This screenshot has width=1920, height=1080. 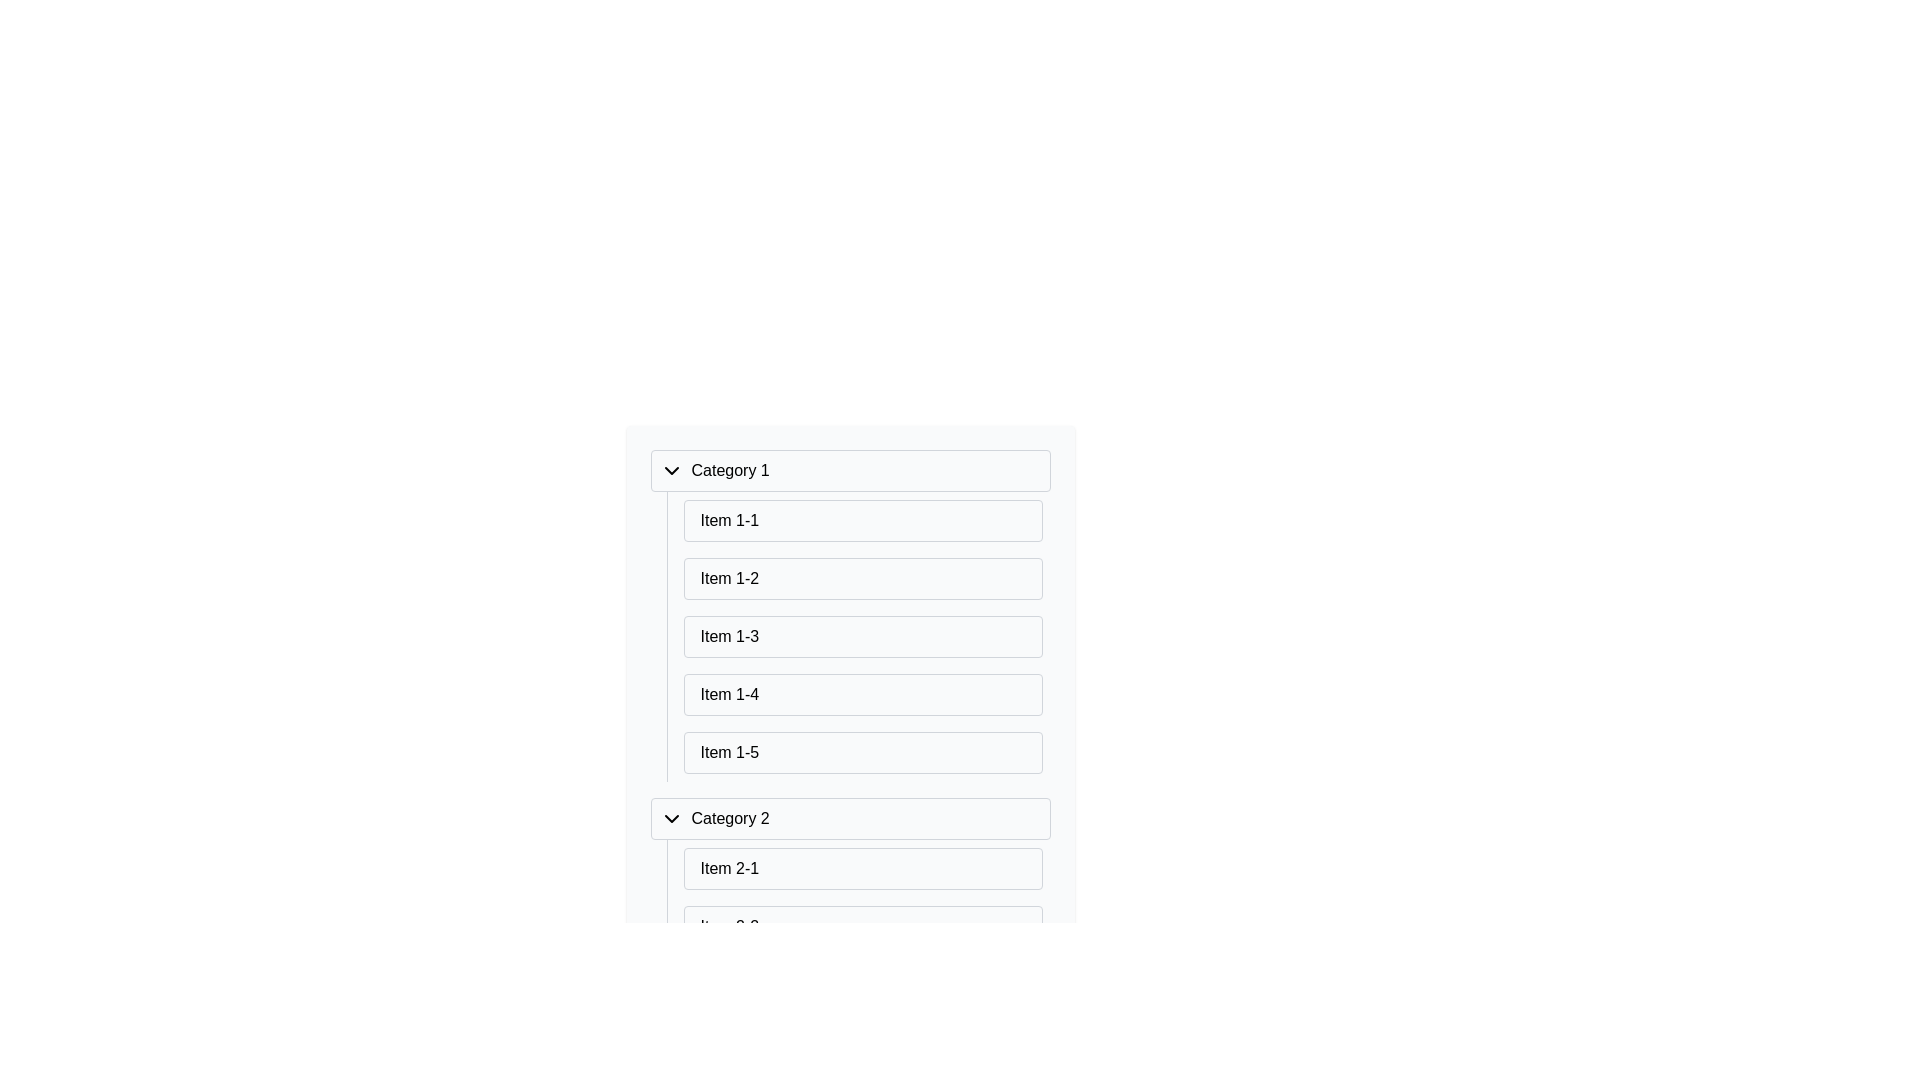 What do you see at coordinates (863, 578) in the screenshot?
I see `the second list item labeled 'Item 1-2' in the light-gray box under 'Category 1'` at bounding box center [863, 578].